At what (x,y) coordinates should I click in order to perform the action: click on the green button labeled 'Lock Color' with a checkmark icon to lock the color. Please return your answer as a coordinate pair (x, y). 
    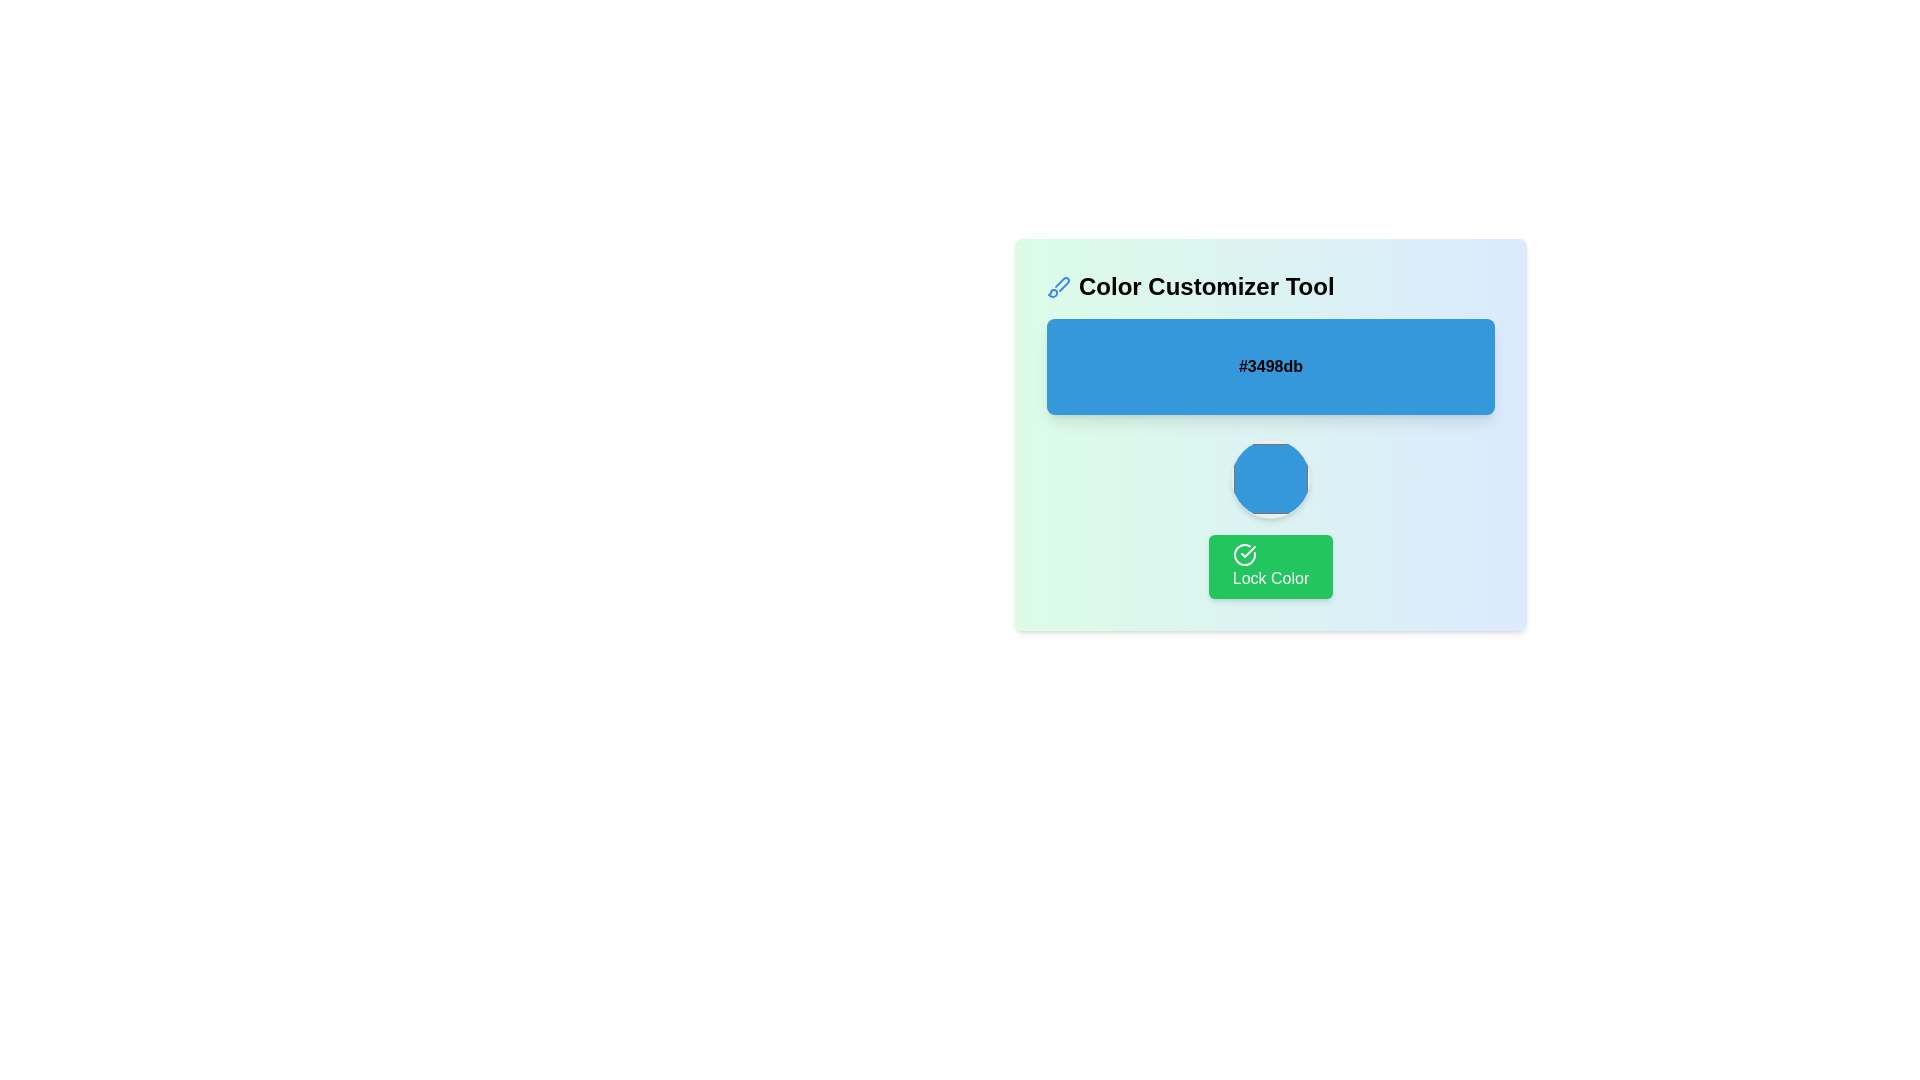
    Looking at the image, I should click on (1270, 567).